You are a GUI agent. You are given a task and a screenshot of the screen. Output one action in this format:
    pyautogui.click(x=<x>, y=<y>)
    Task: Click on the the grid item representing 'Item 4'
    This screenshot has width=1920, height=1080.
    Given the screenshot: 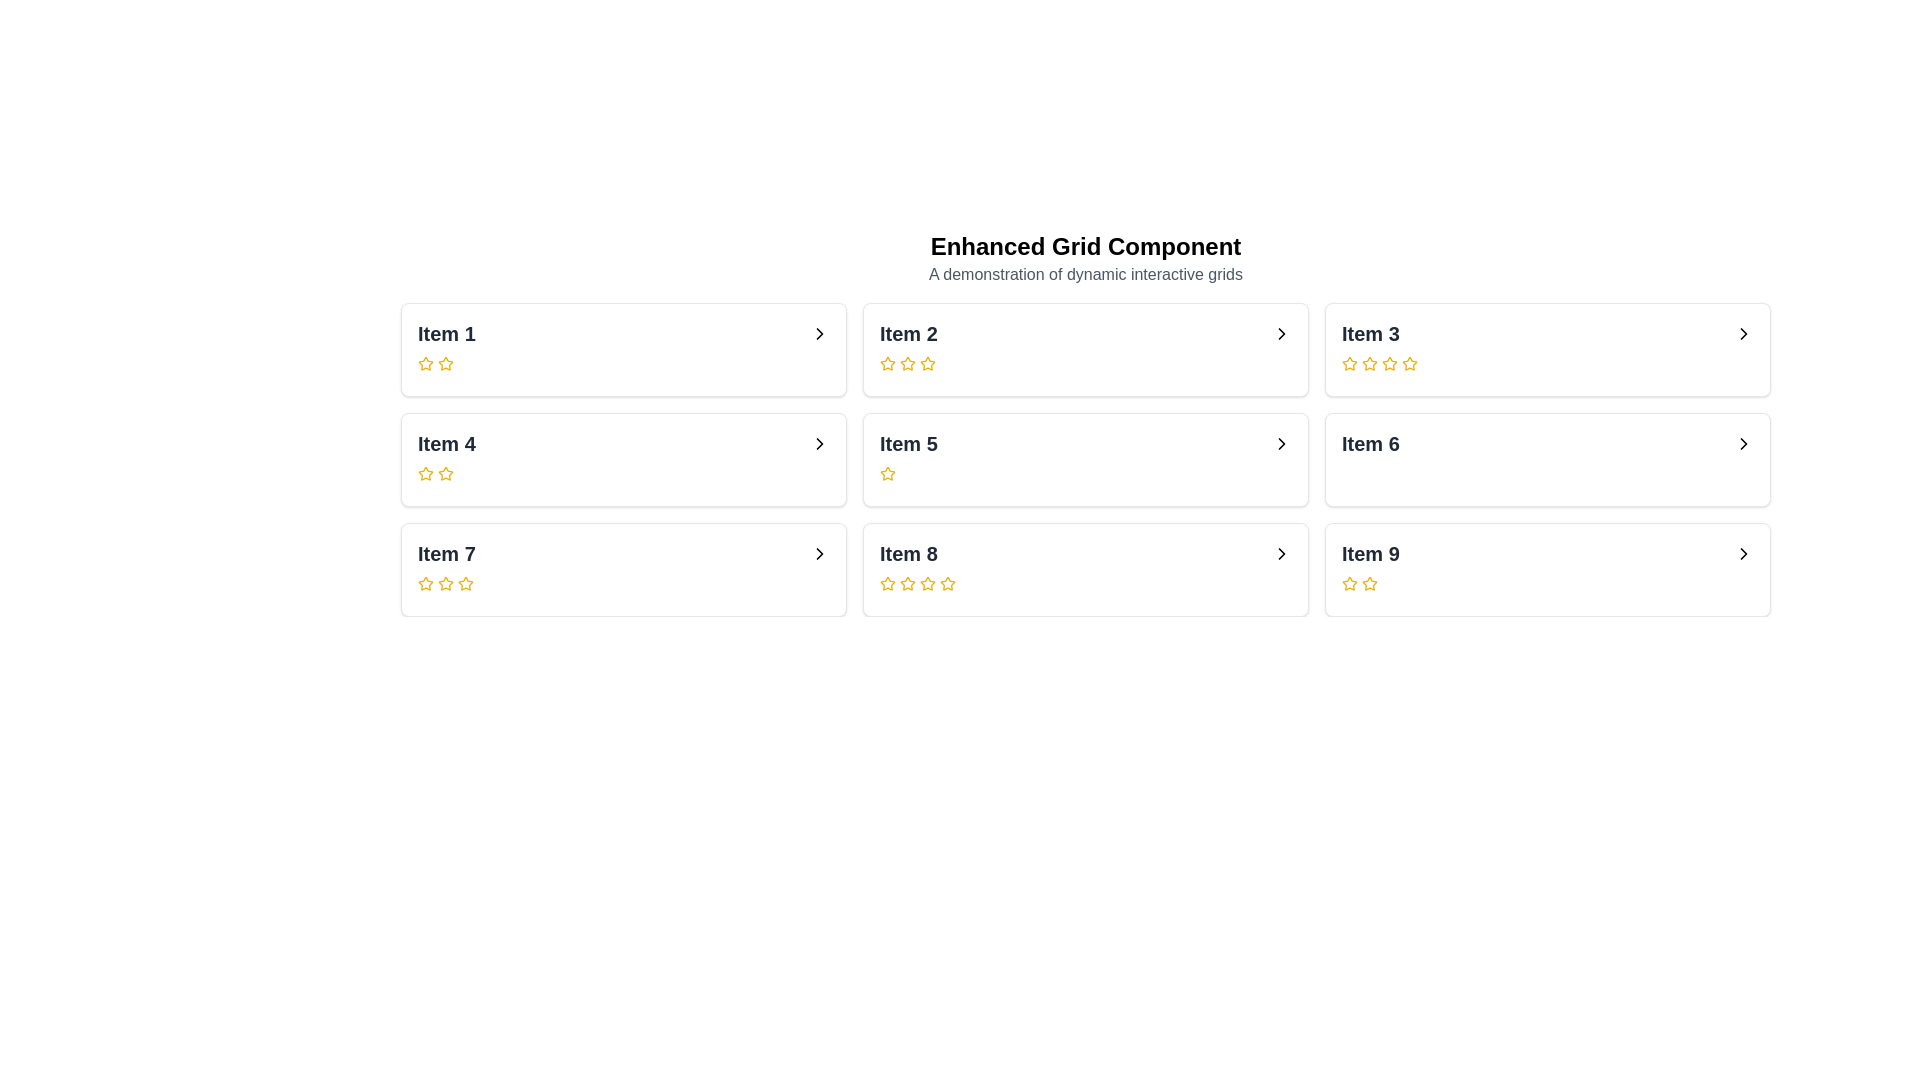 What is the action you would take?
    pyautogui.click(x=623, y=459)
    